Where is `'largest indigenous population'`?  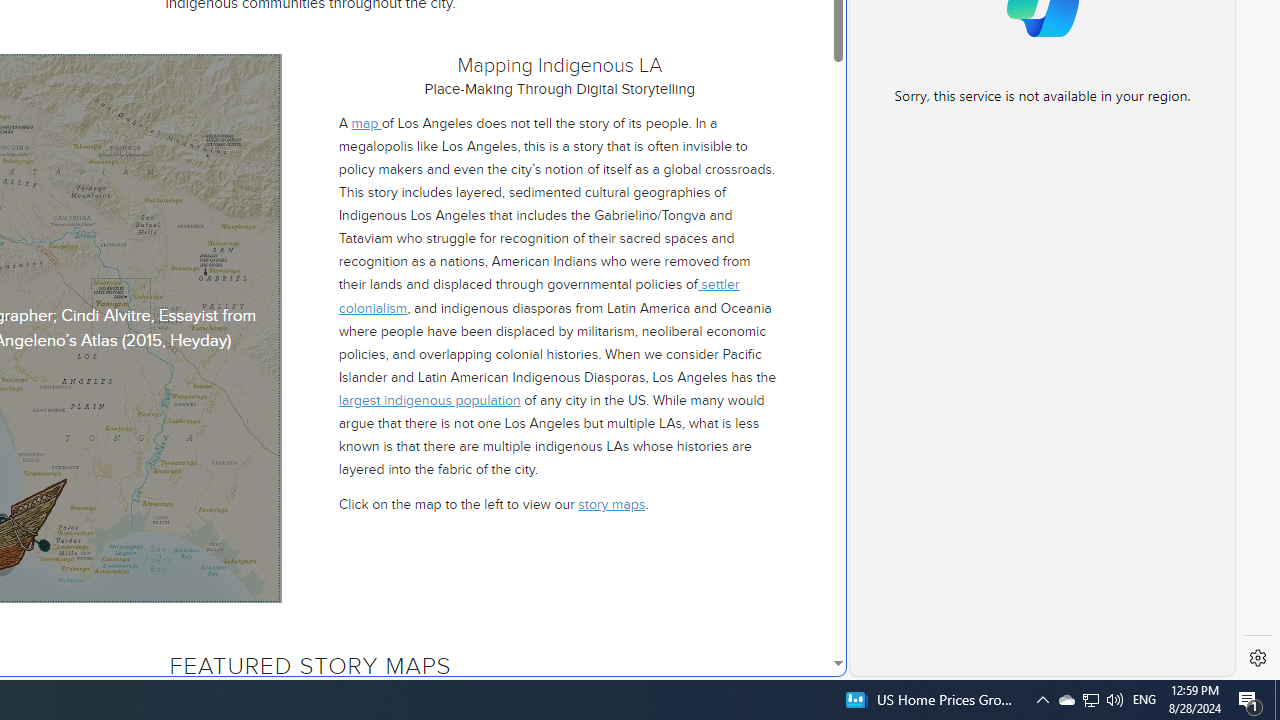 'largest indigenous population' is located at coordinates (428, 399).